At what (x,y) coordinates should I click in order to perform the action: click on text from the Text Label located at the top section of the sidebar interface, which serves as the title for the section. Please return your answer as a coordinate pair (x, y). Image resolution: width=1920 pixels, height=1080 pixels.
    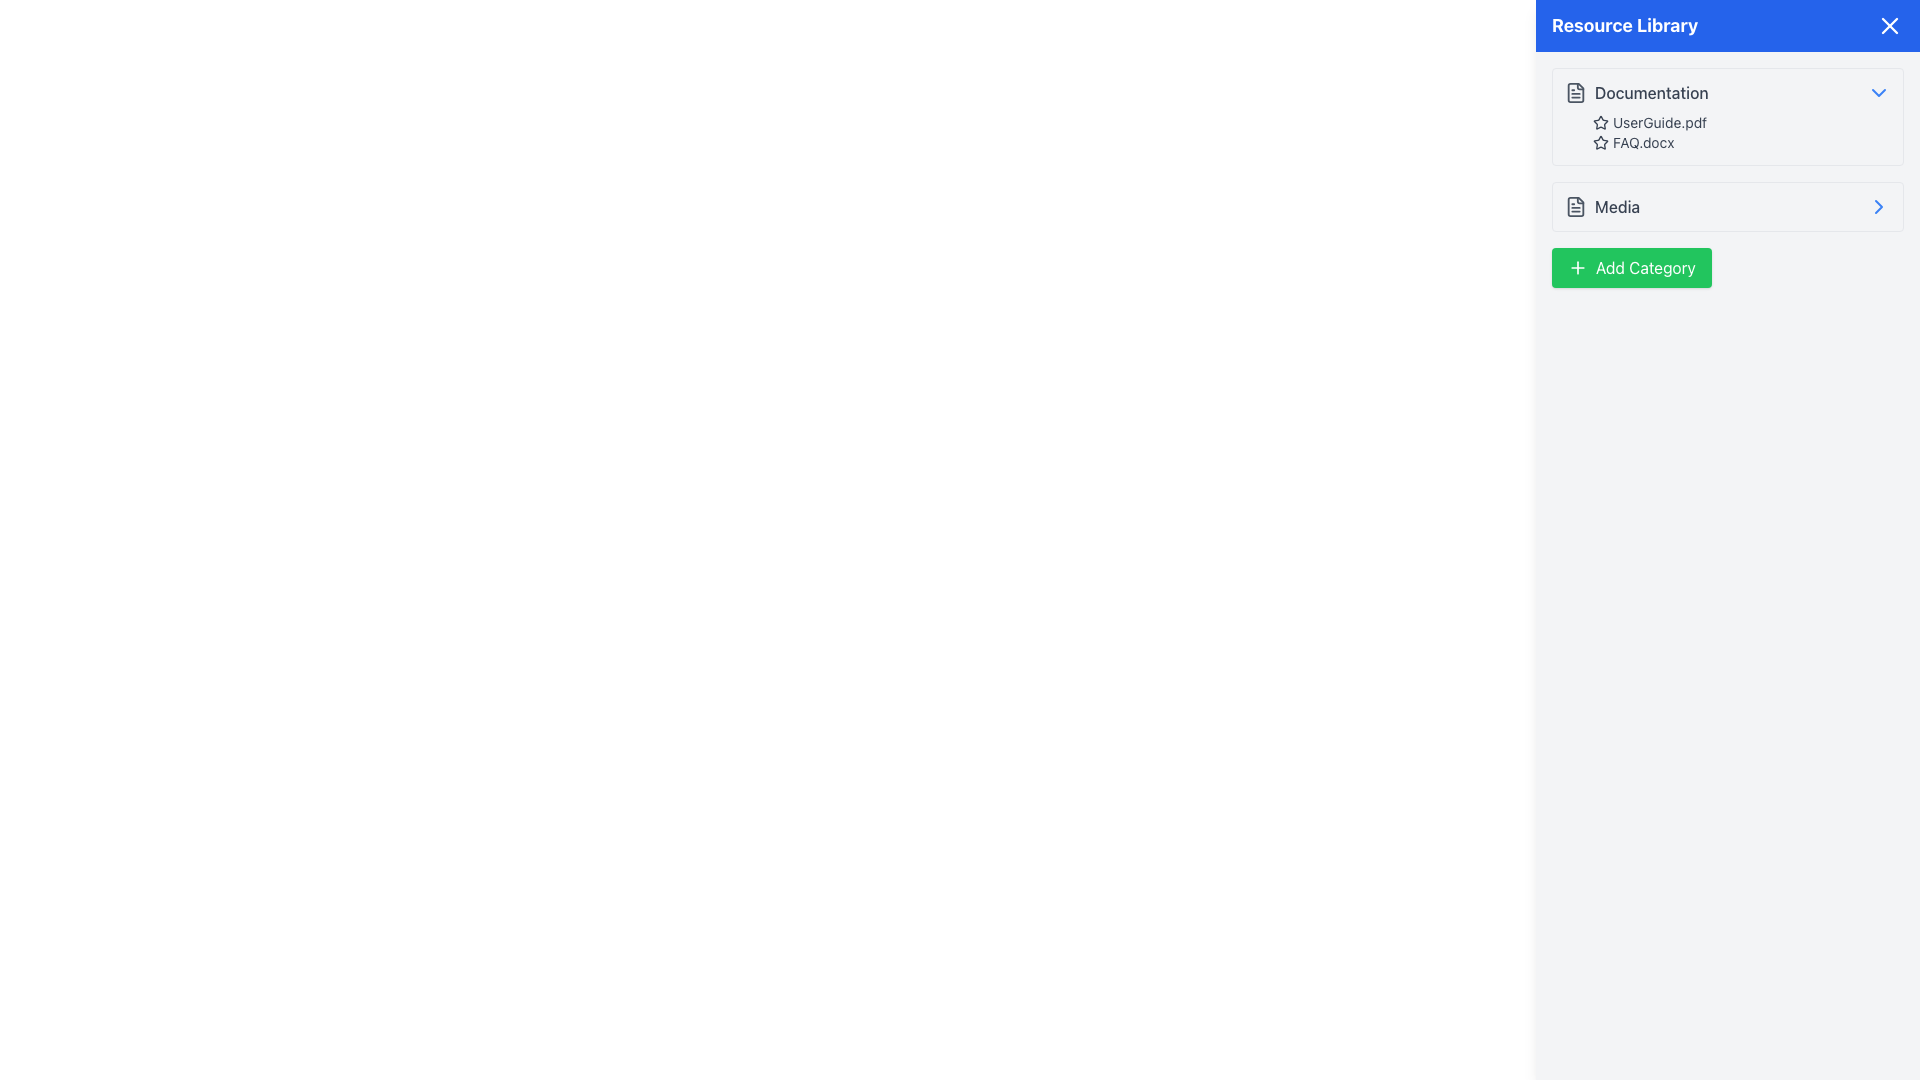
    Looking at the image, I should click on (1625, 26).